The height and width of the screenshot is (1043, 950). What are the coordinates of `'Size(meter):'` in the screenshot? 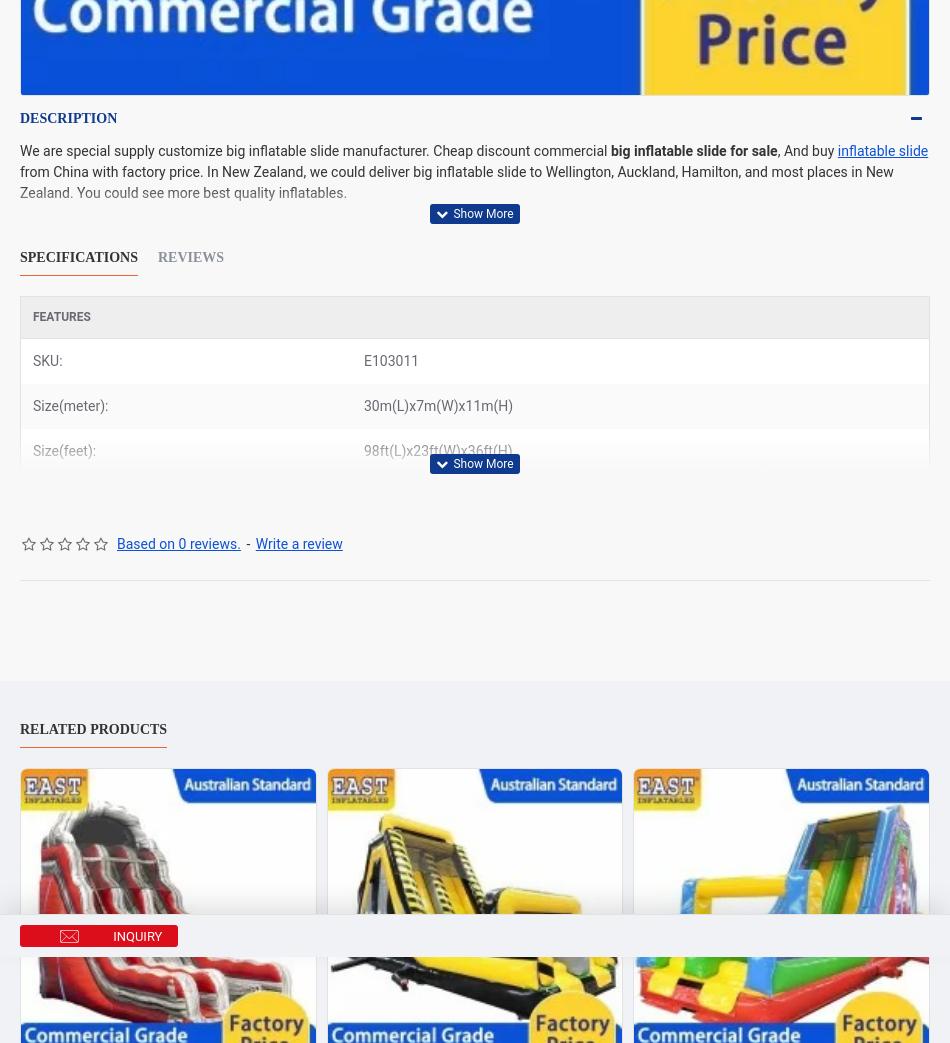 It's located at (70, 406).